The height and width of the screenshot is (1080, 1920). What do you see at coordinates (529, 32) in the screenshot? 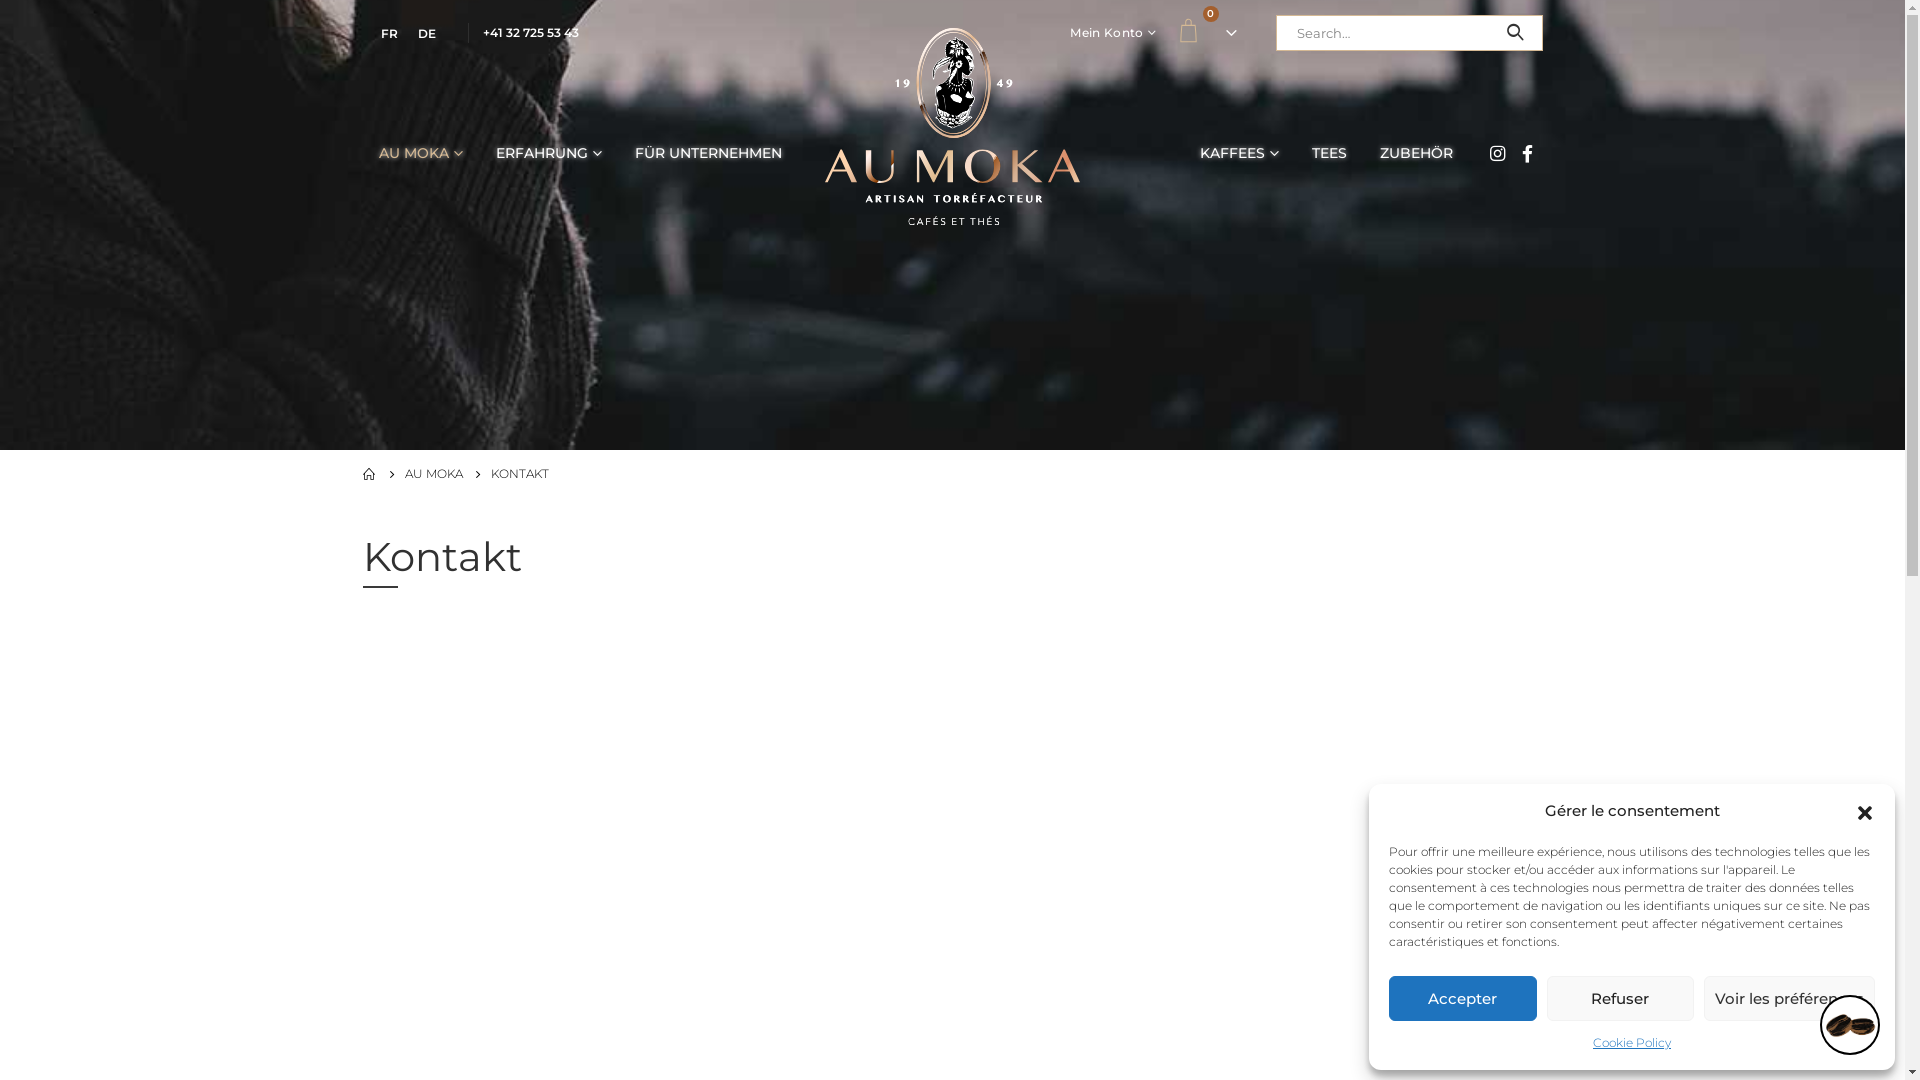
I see `'+41 32 725 53 43'` at bounding box center [529, 32].